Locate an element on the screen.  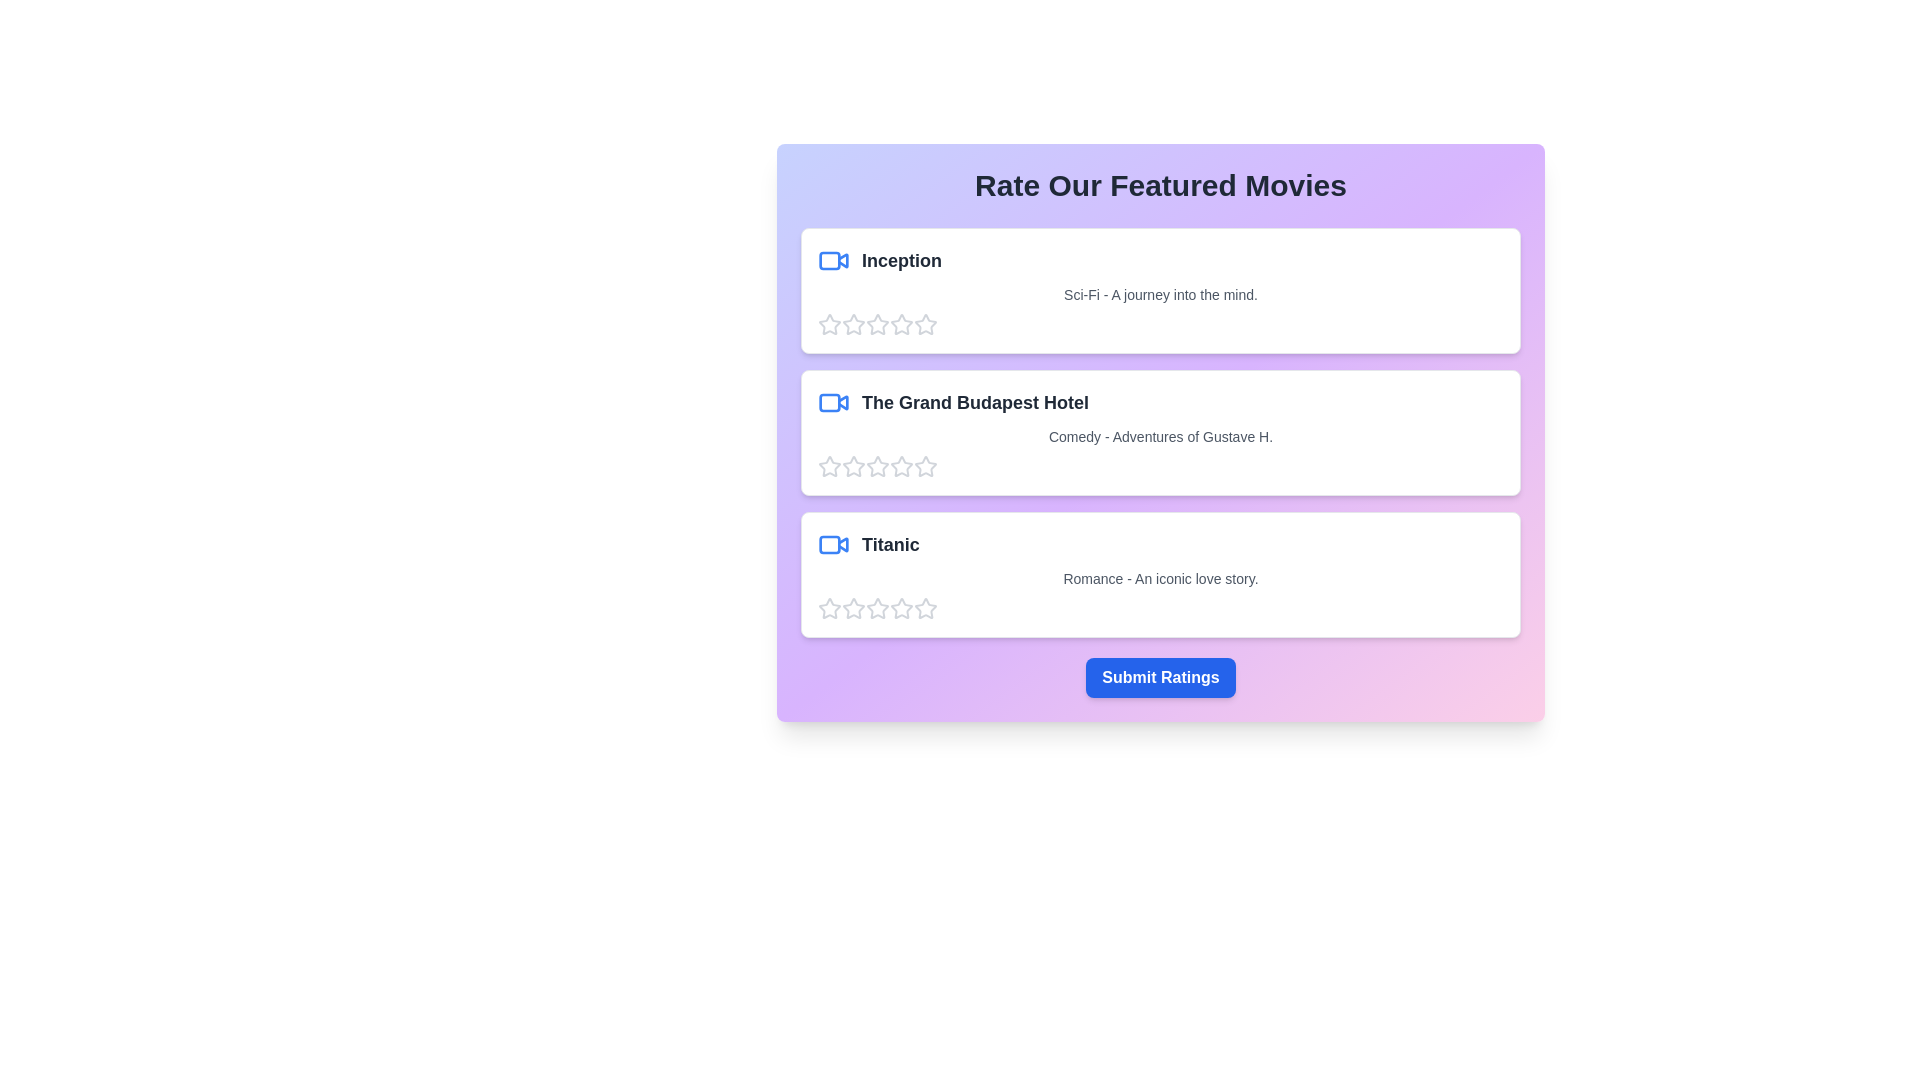
the star corresponding to 3 stars to preview the rating is located at coordinates (878, 323).